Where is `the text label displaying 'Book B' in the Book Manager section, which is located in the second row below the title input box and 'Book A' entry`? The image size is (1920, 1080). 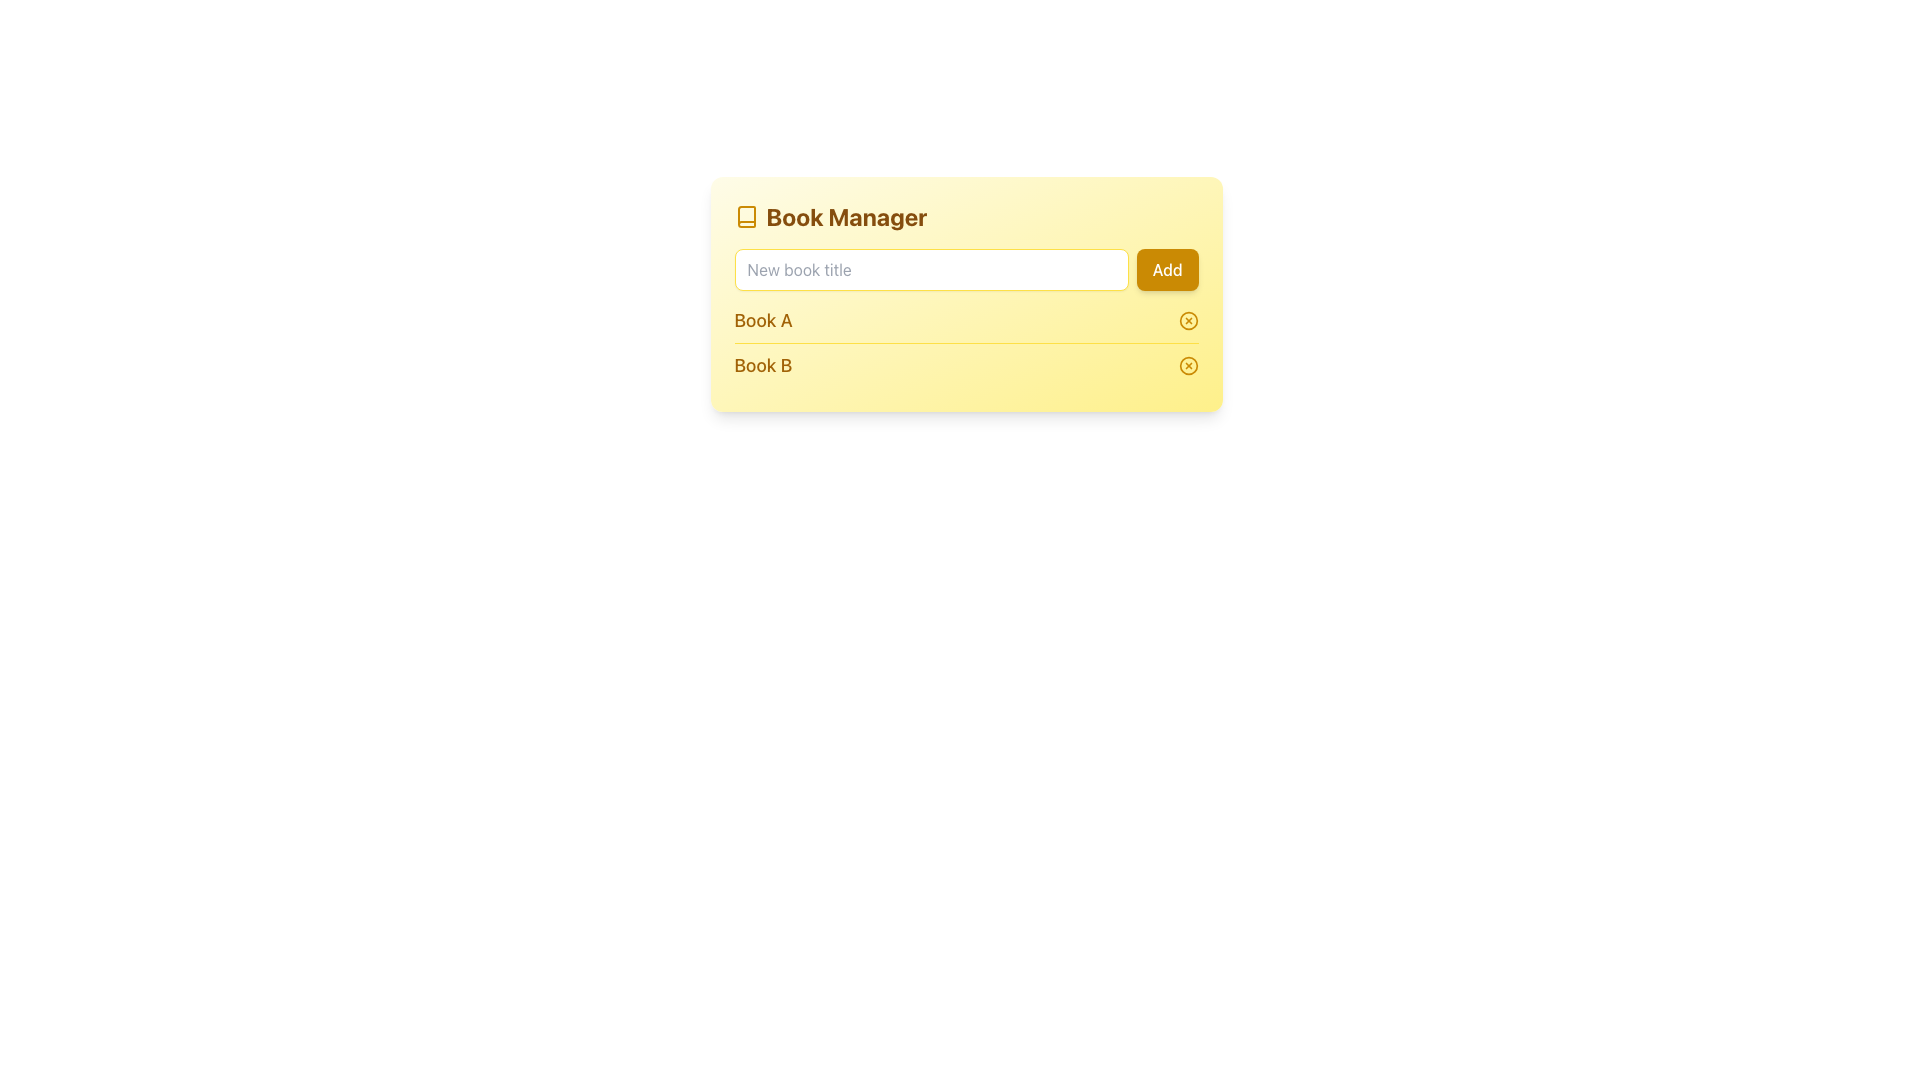 the text label displaying 'Book B' in the Book Manager section, which is located in the second row below the title input box and 'Book A' entry is located at coordinates (762, 366).